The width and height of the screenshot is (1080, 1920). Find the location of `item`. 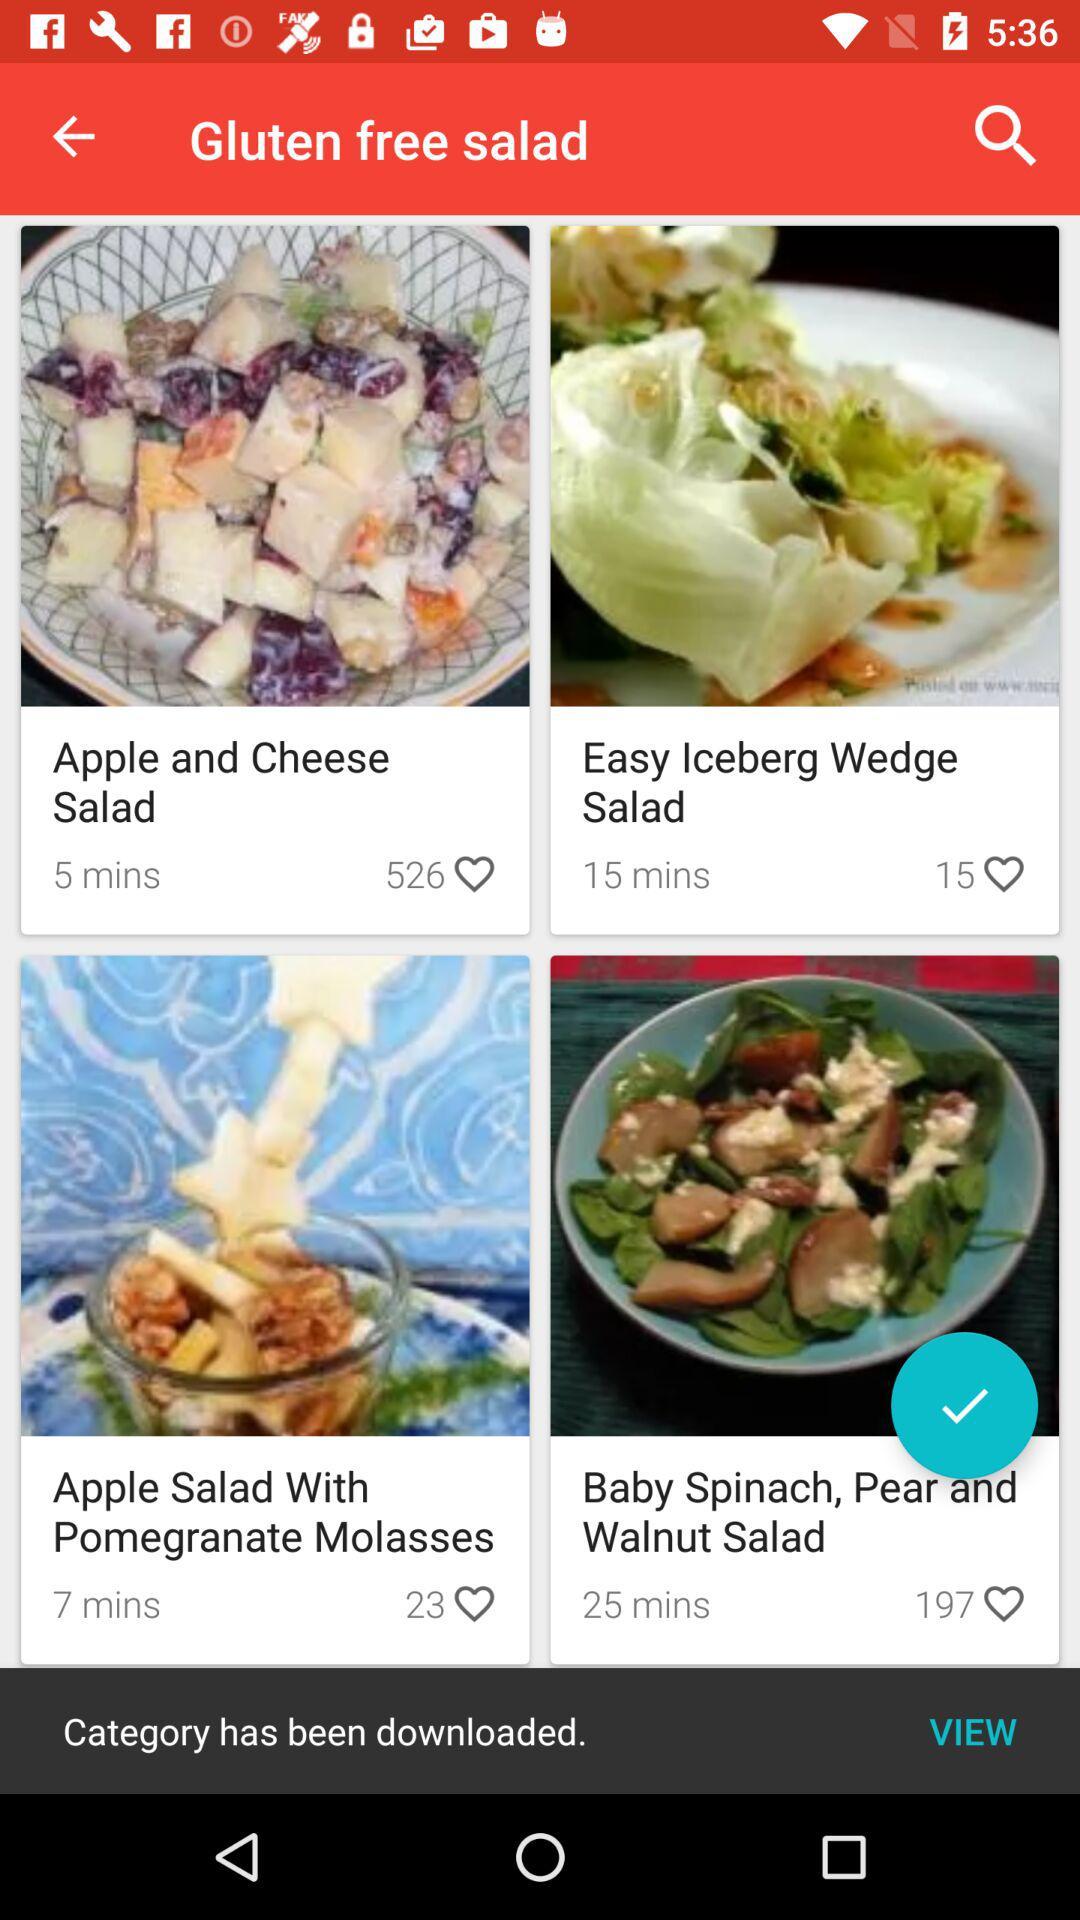

item is located at coordinates (963, 1404).